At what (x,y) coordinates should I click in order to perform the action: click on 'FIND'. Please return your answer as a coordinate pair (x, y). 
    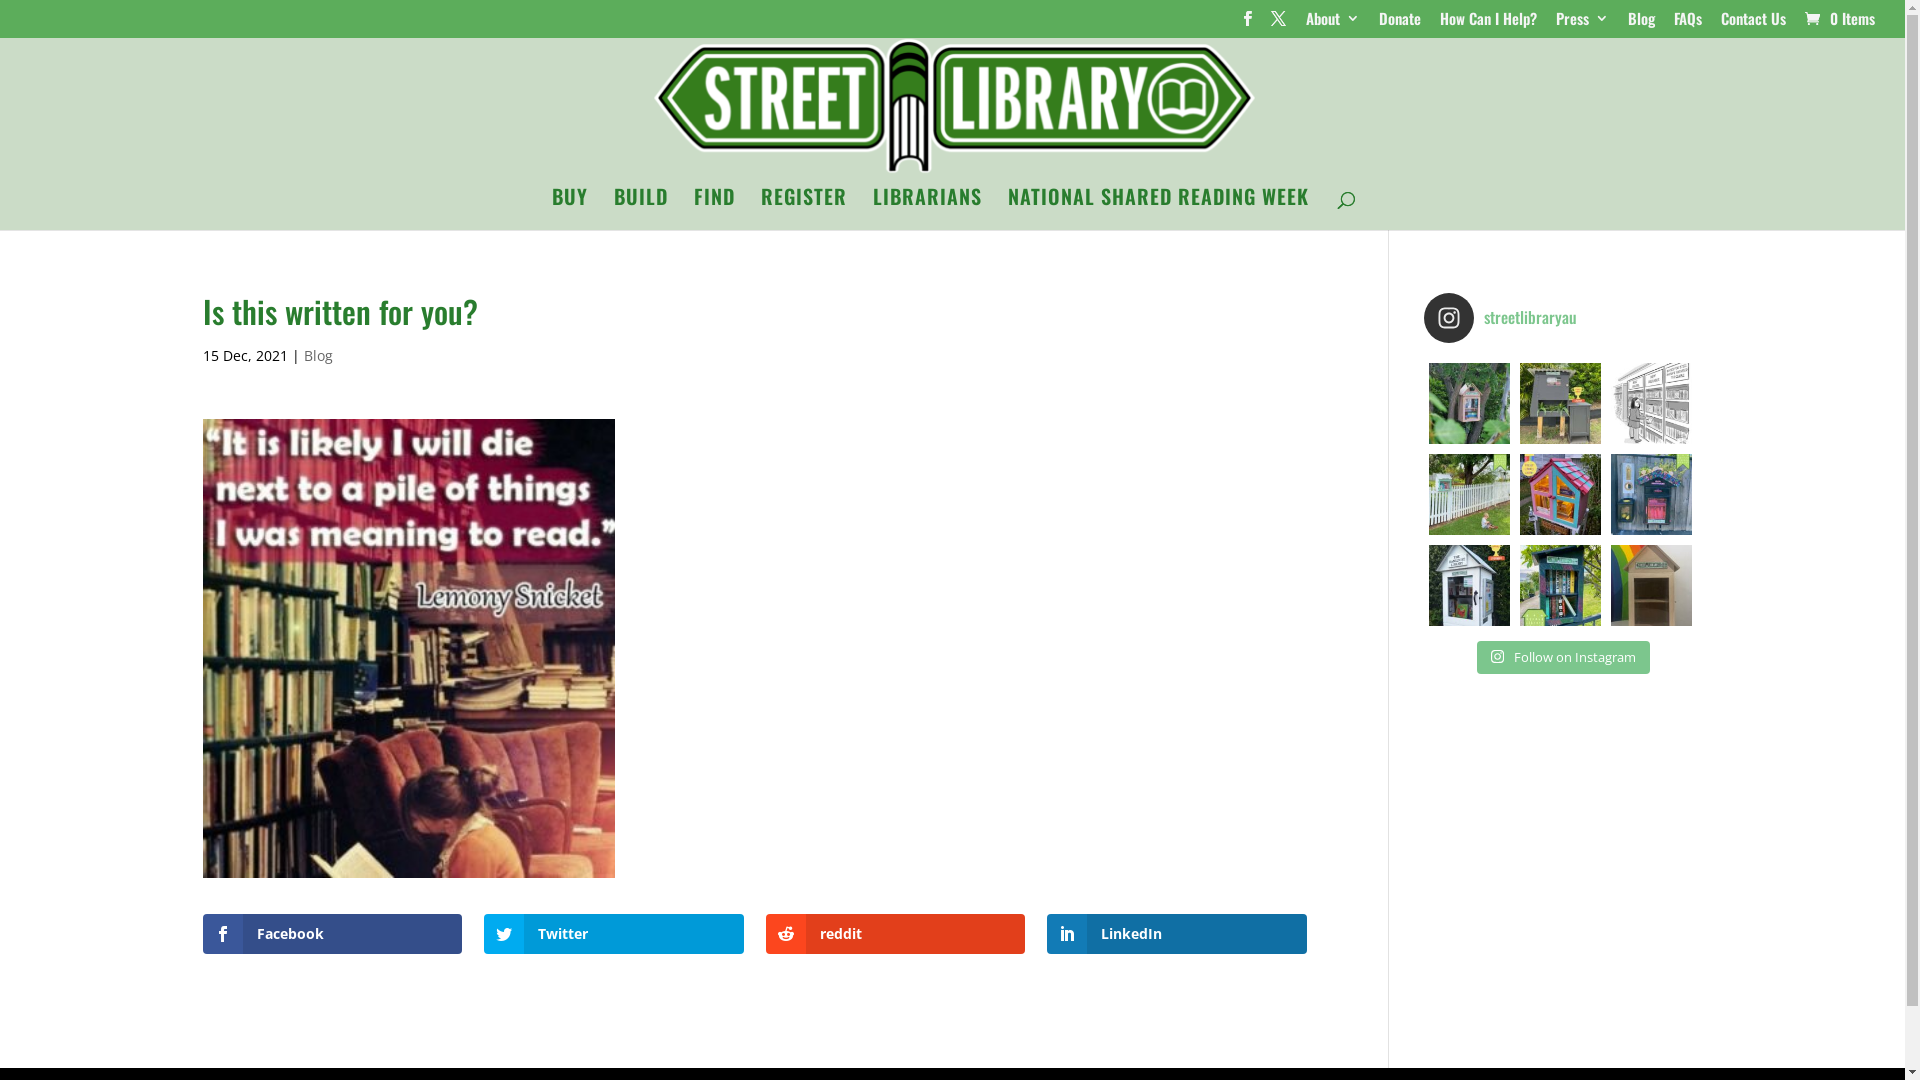
    Looking at the image, I should click on (714, 208).